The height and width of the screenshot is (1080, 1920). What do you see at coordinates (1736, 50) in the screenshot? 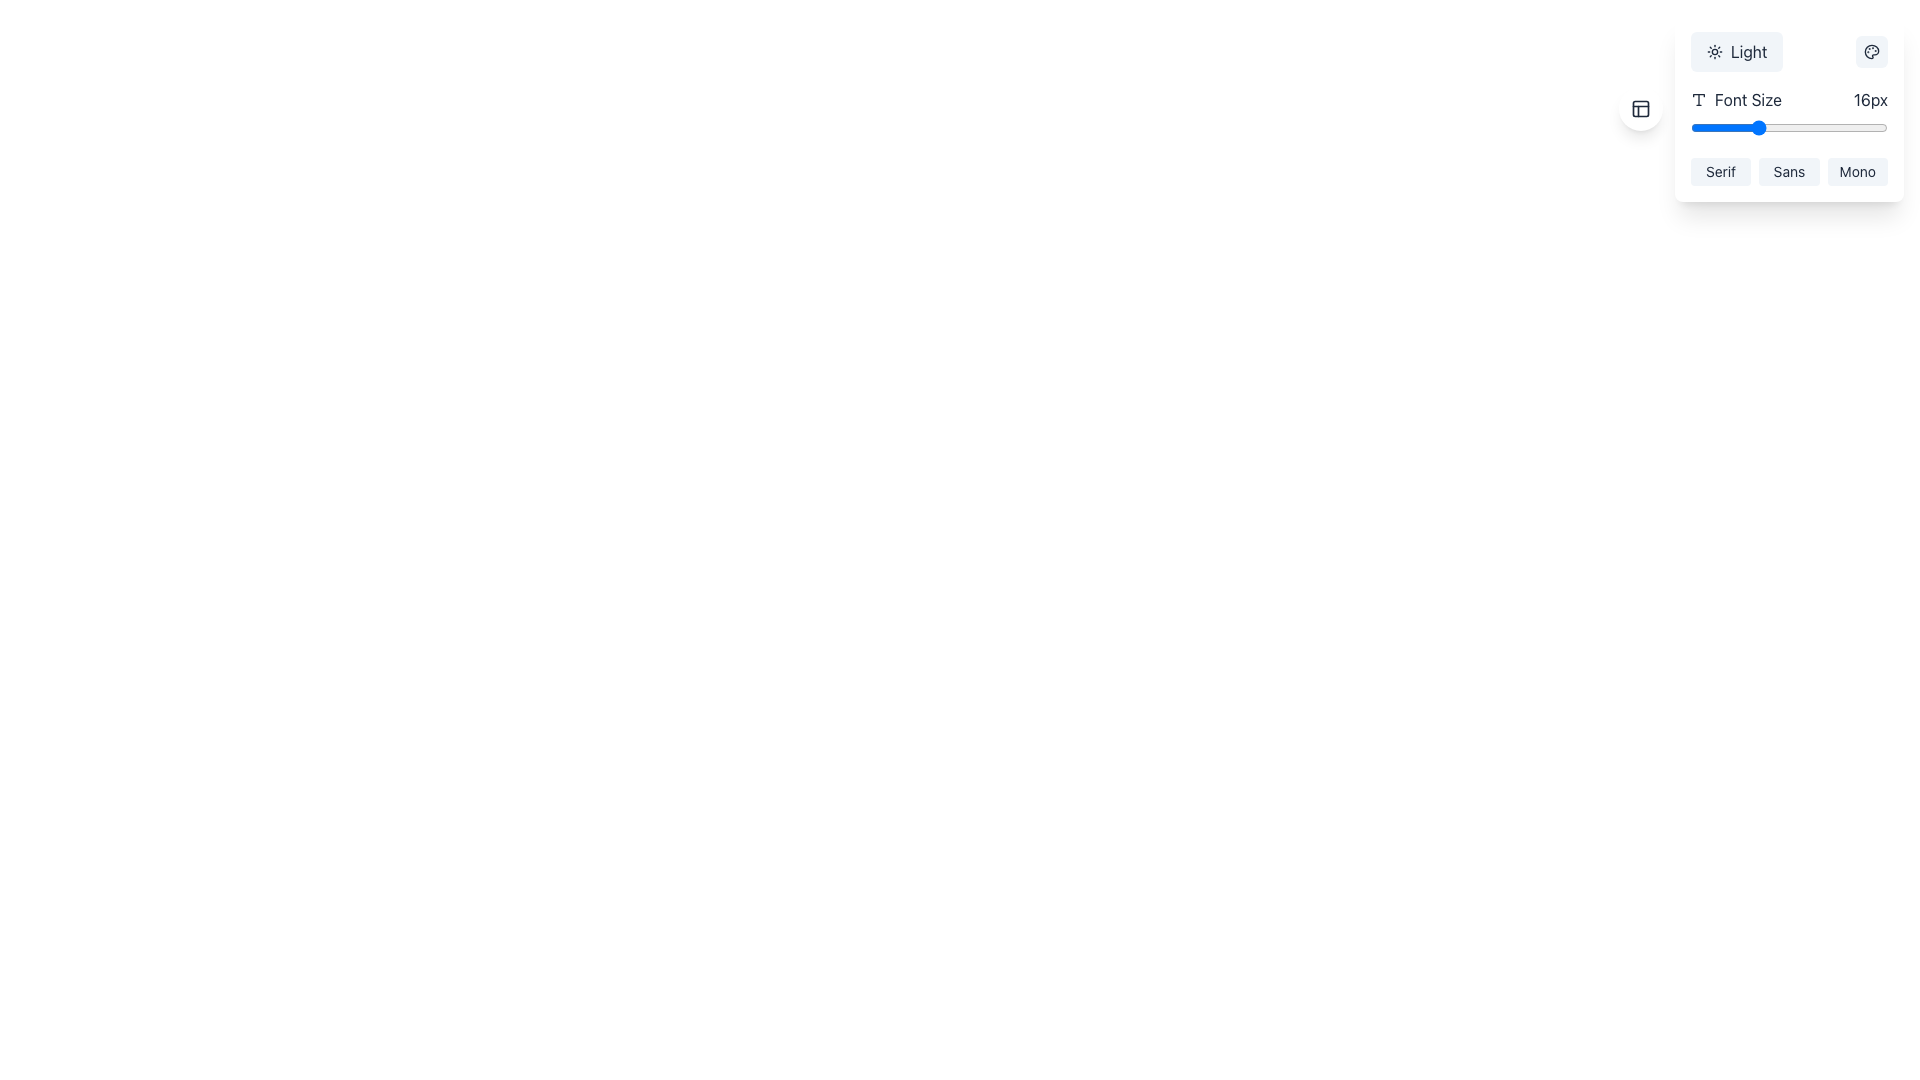
I see `the button with a light gray background featuring a sun icon and the text 'Light'` at bounding box center [1736, 50].